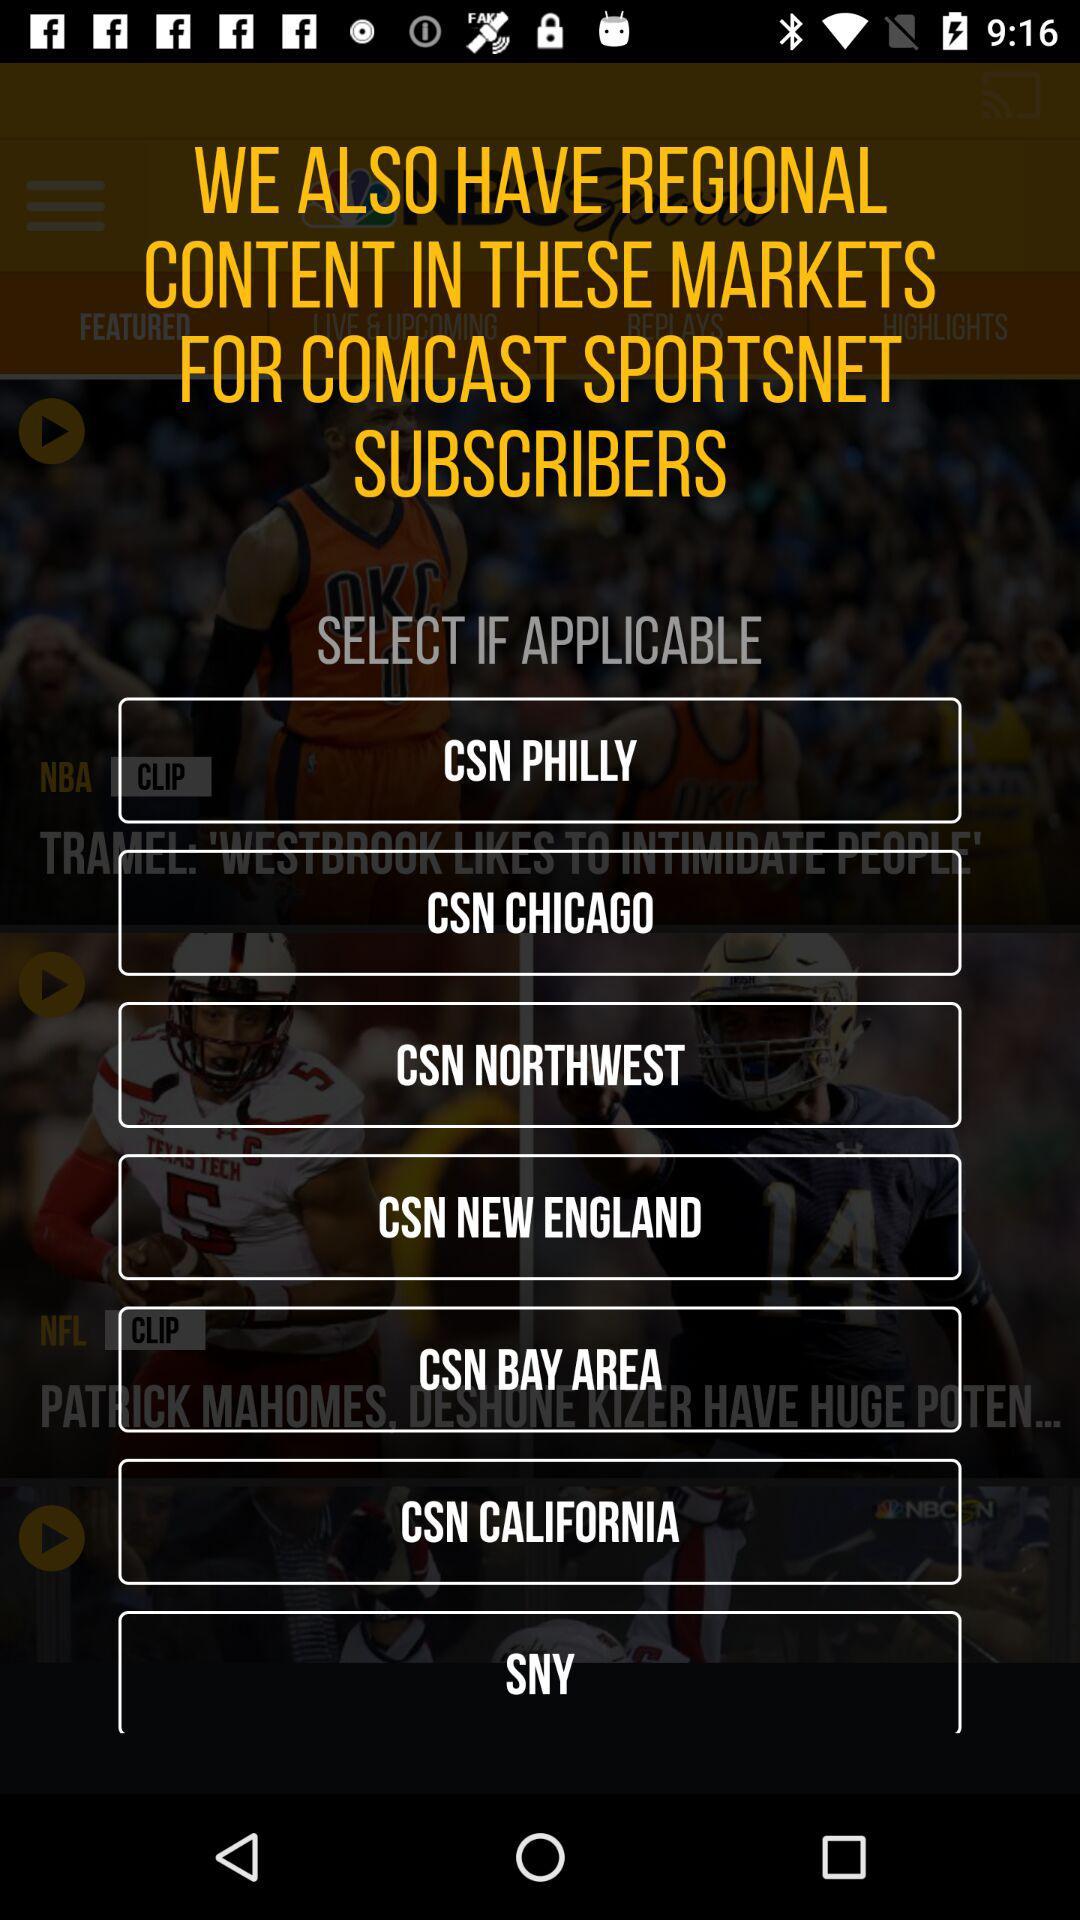 This screenshot has width=1080, height=1920. What do you see at coordinates (540, 759) in the screenshot?
I see `csn philly item` at bounding box center [540, 759].